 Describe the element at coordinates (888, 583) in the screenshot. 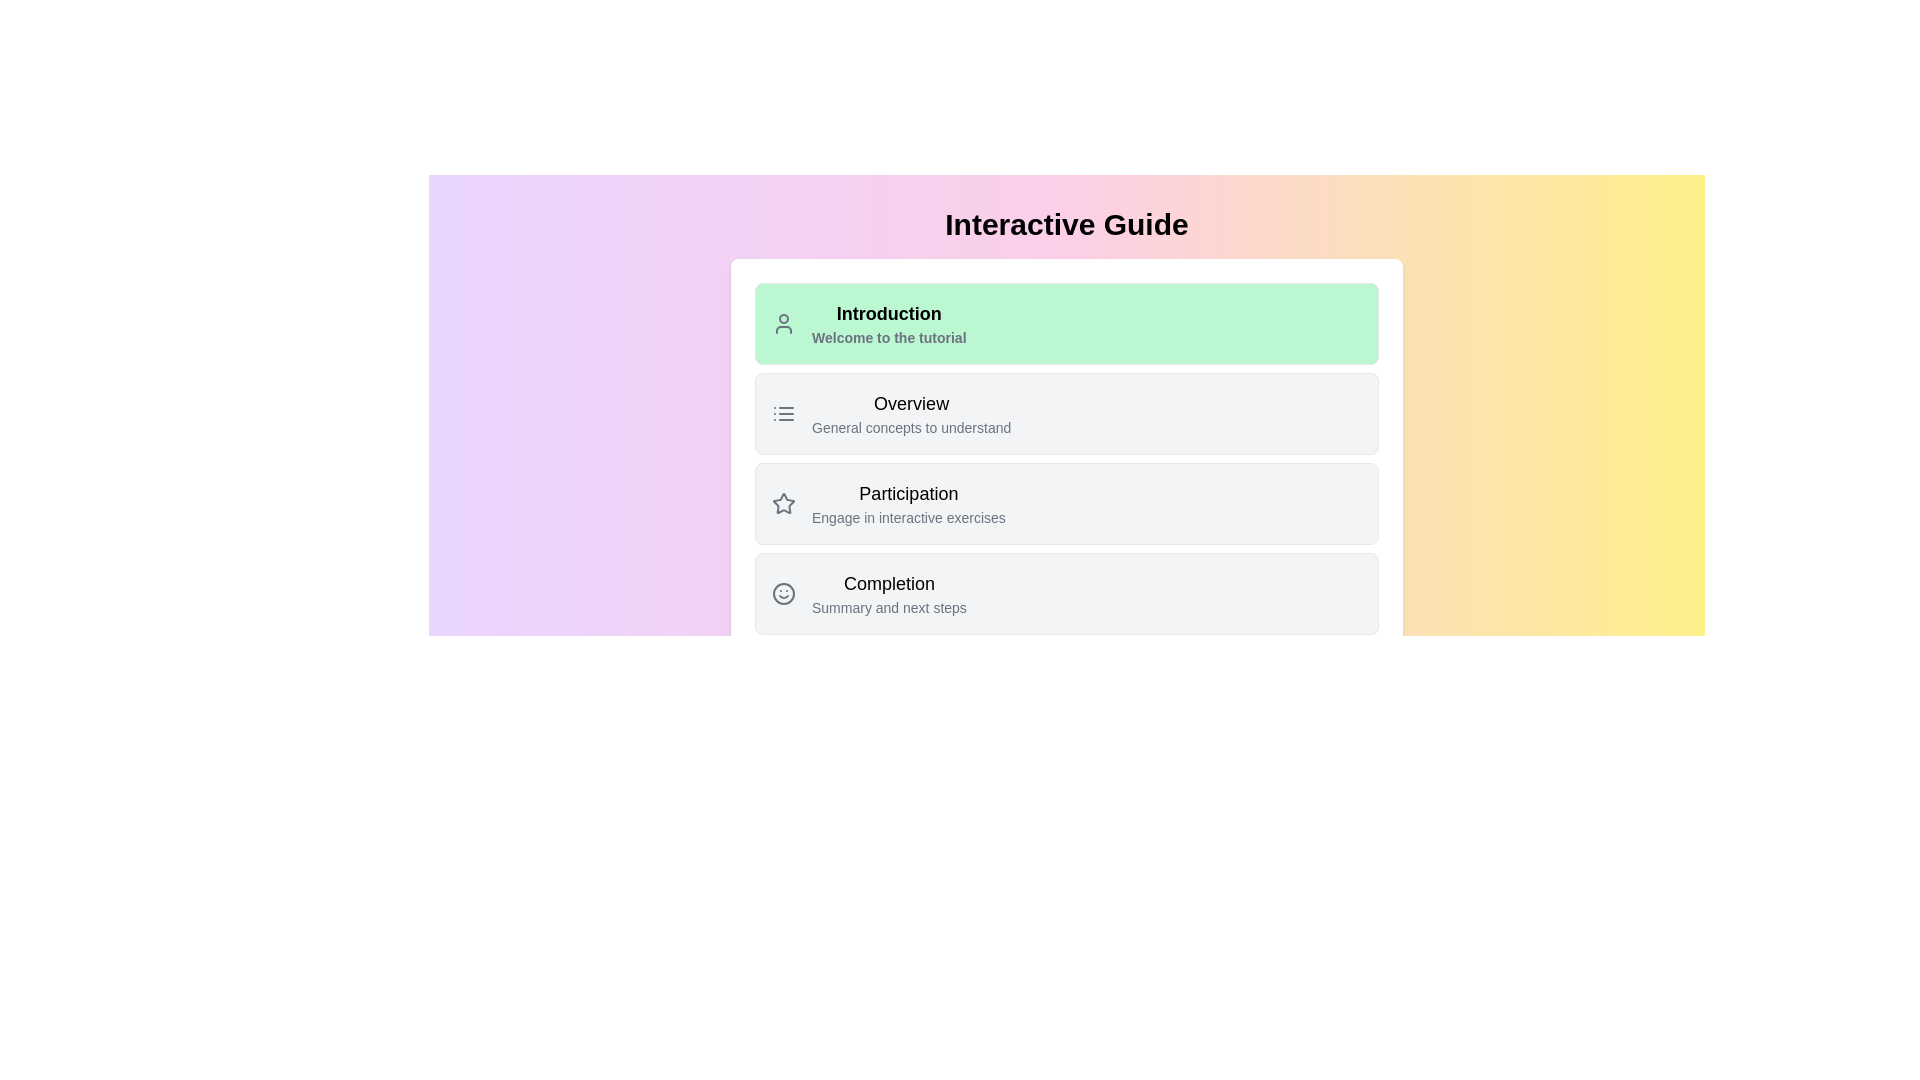

I see `the header text element located at the top part of the navigation card, which serves as a label for the section, before the subtitle 'Summary and next steps'` at that location.